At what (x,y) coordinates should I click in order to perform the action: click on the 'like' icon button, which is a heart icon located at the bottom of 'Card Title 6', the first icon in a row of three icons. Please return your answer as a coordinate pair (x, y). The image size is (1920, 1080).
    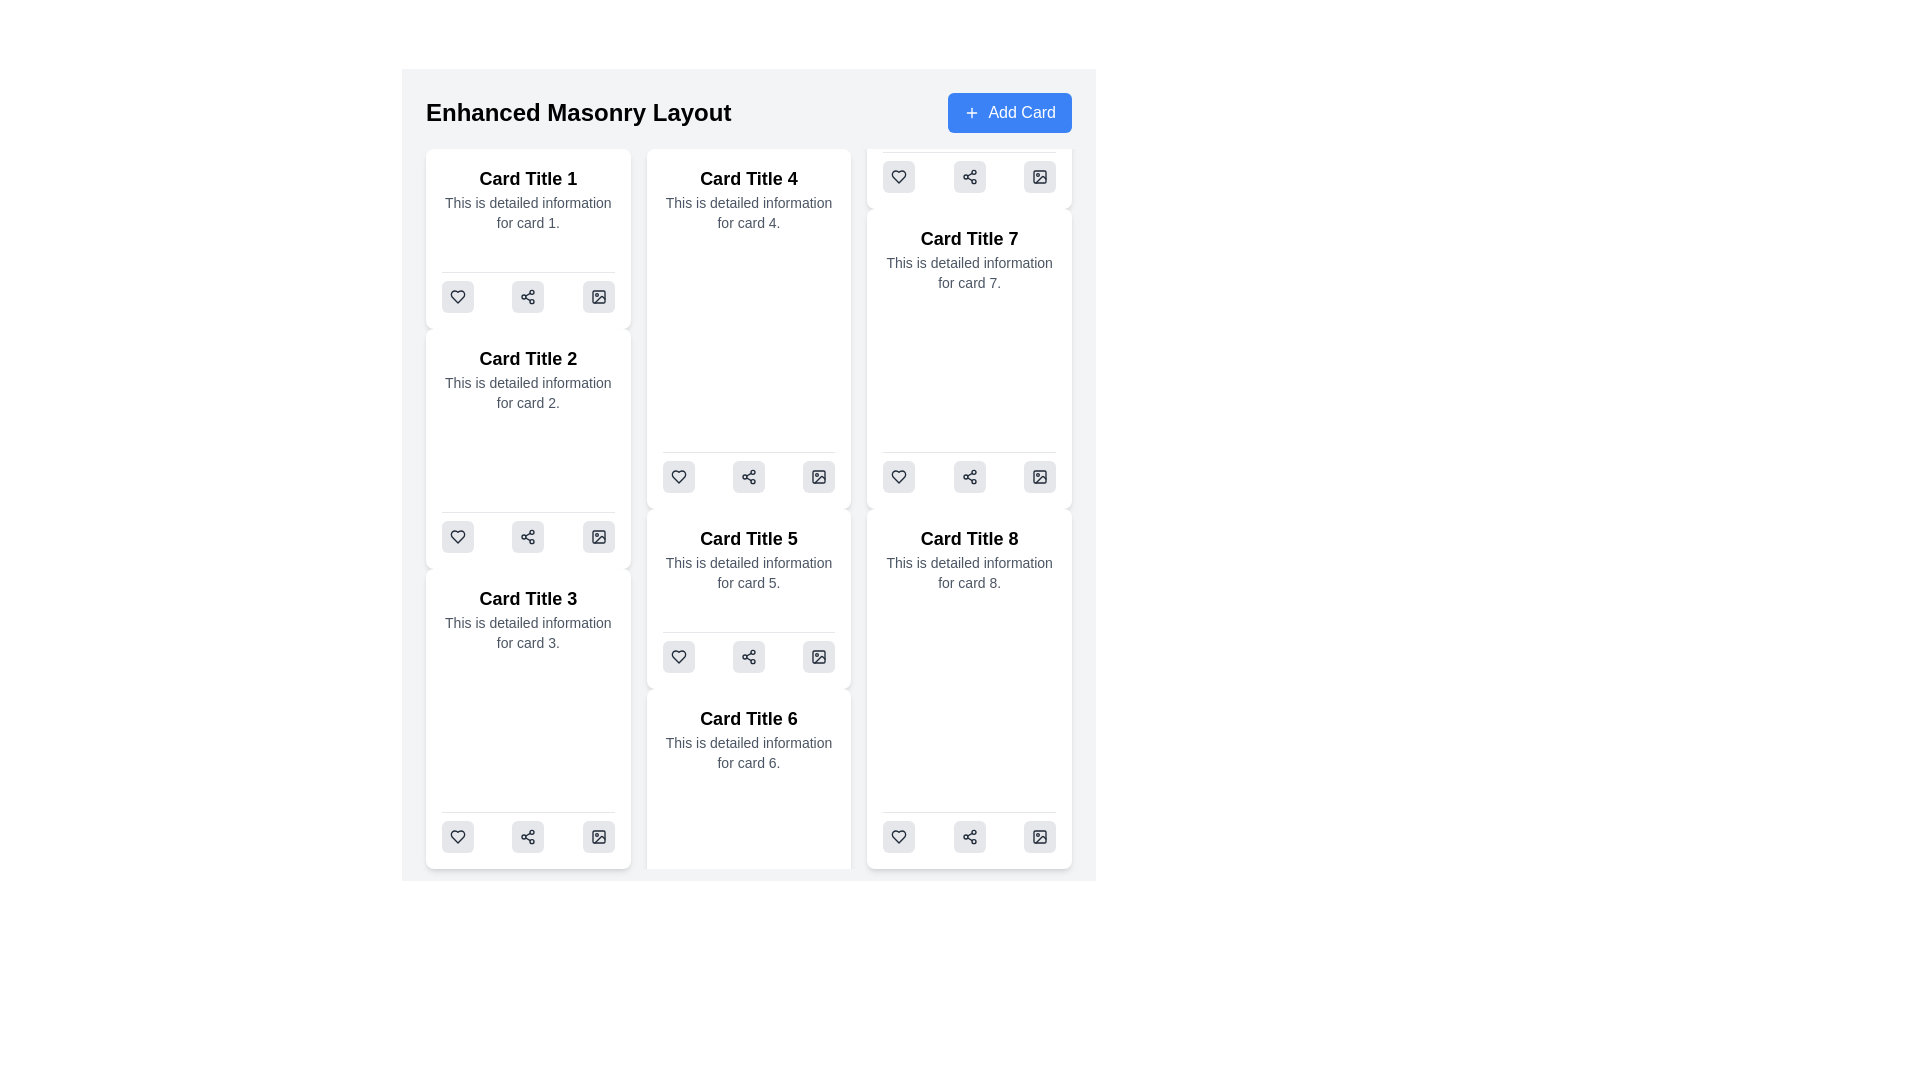
    Looking at the image, I should click on (678, 656).